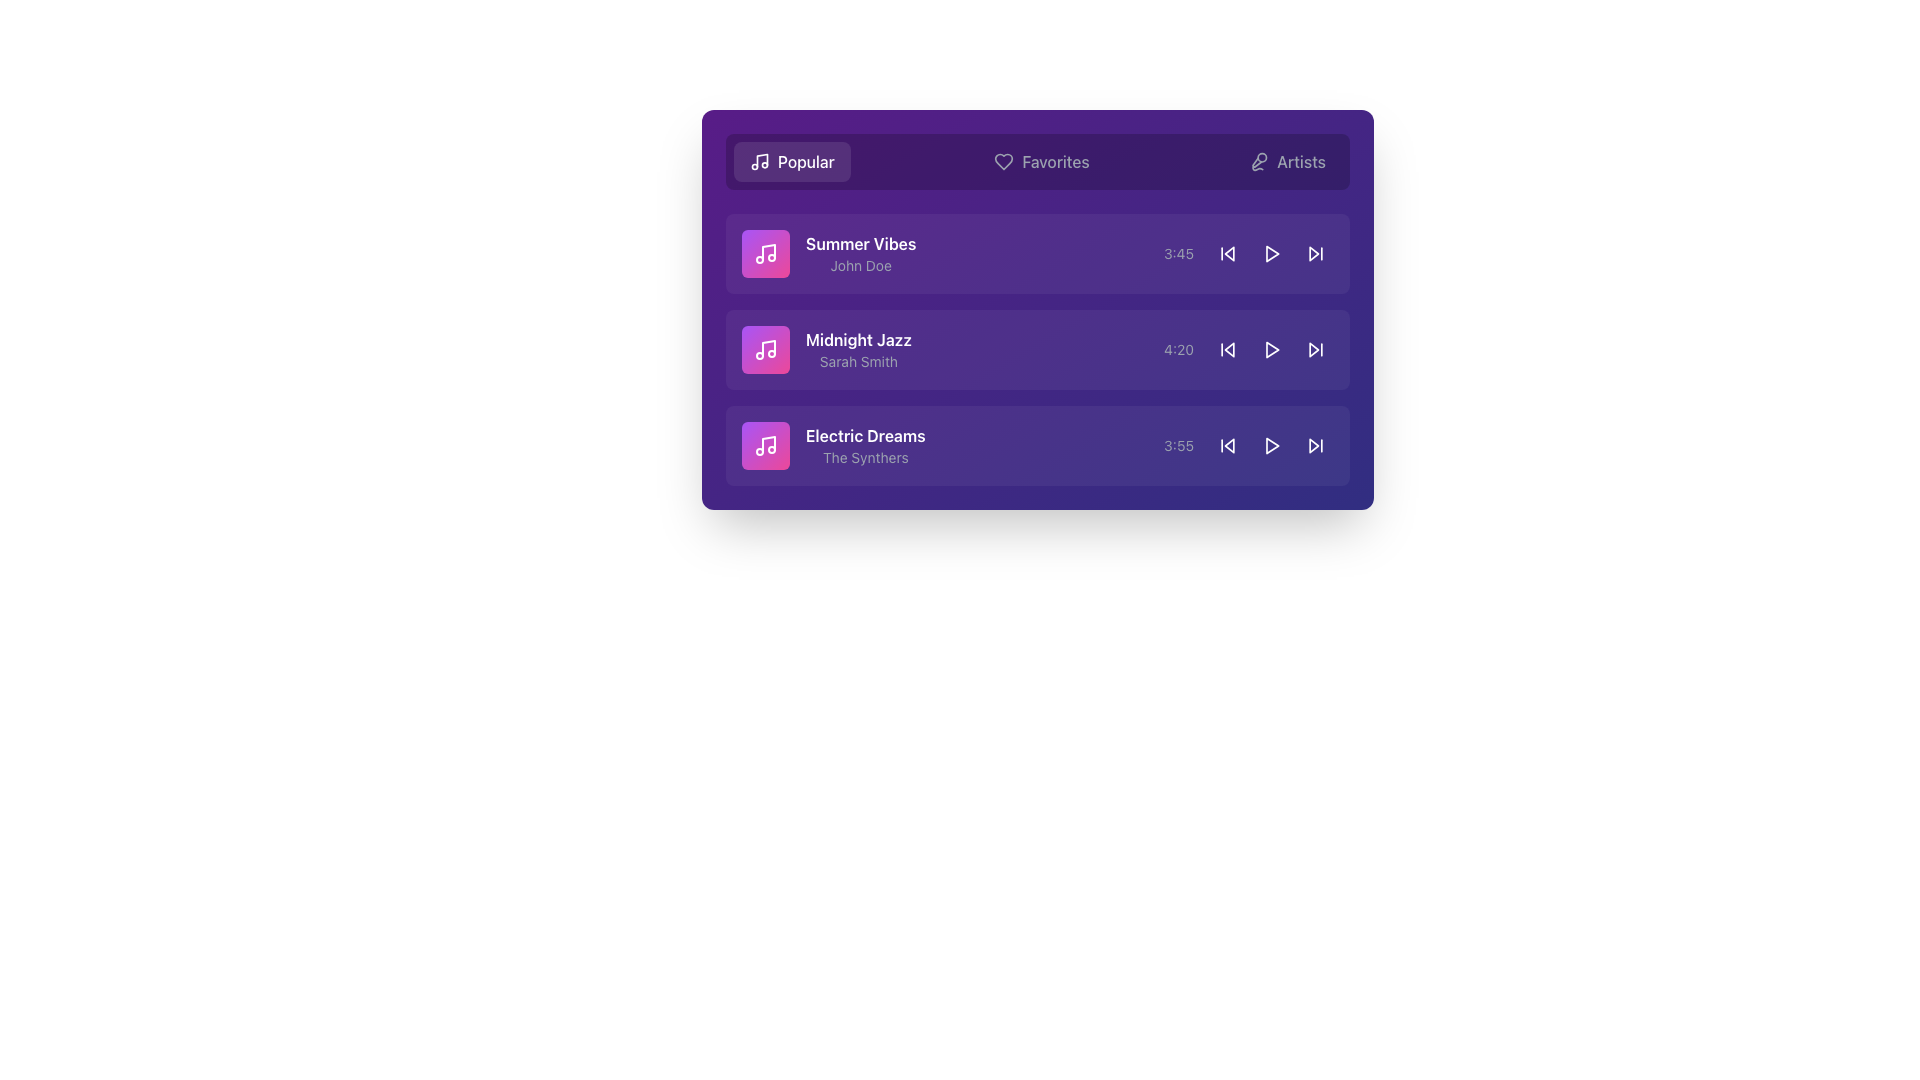  What do you see at coordinates (1315, 253) in the screenshot?
I see `the forward navigation button represented by a right-pointing triangular icon next to a vertical line, located in the second row adjacent to the 'Midnight Jazz' song entry, to trigger a tooltip or visual feedback` at bounding box center [1315, 253].